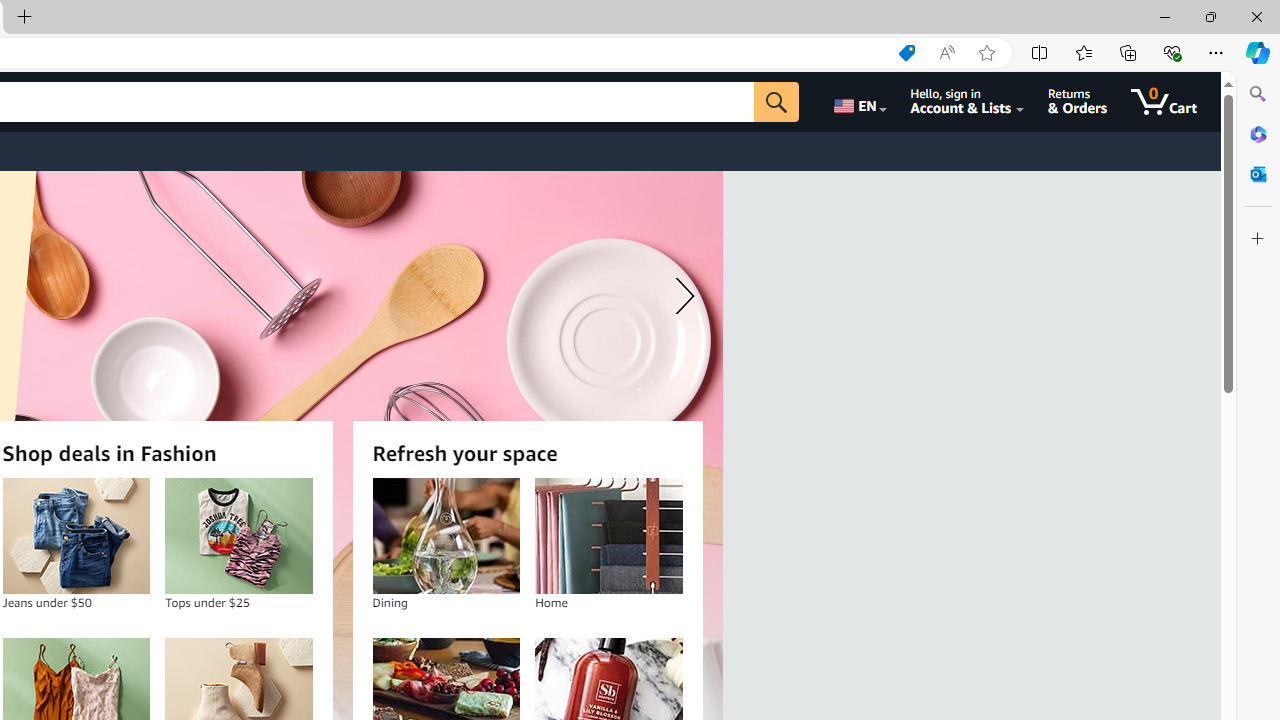  Describe the element at coordinates (945, 52) in the screenshot. I see `'Read aloud this page (Ctrl+Shift+U)'` at that location.